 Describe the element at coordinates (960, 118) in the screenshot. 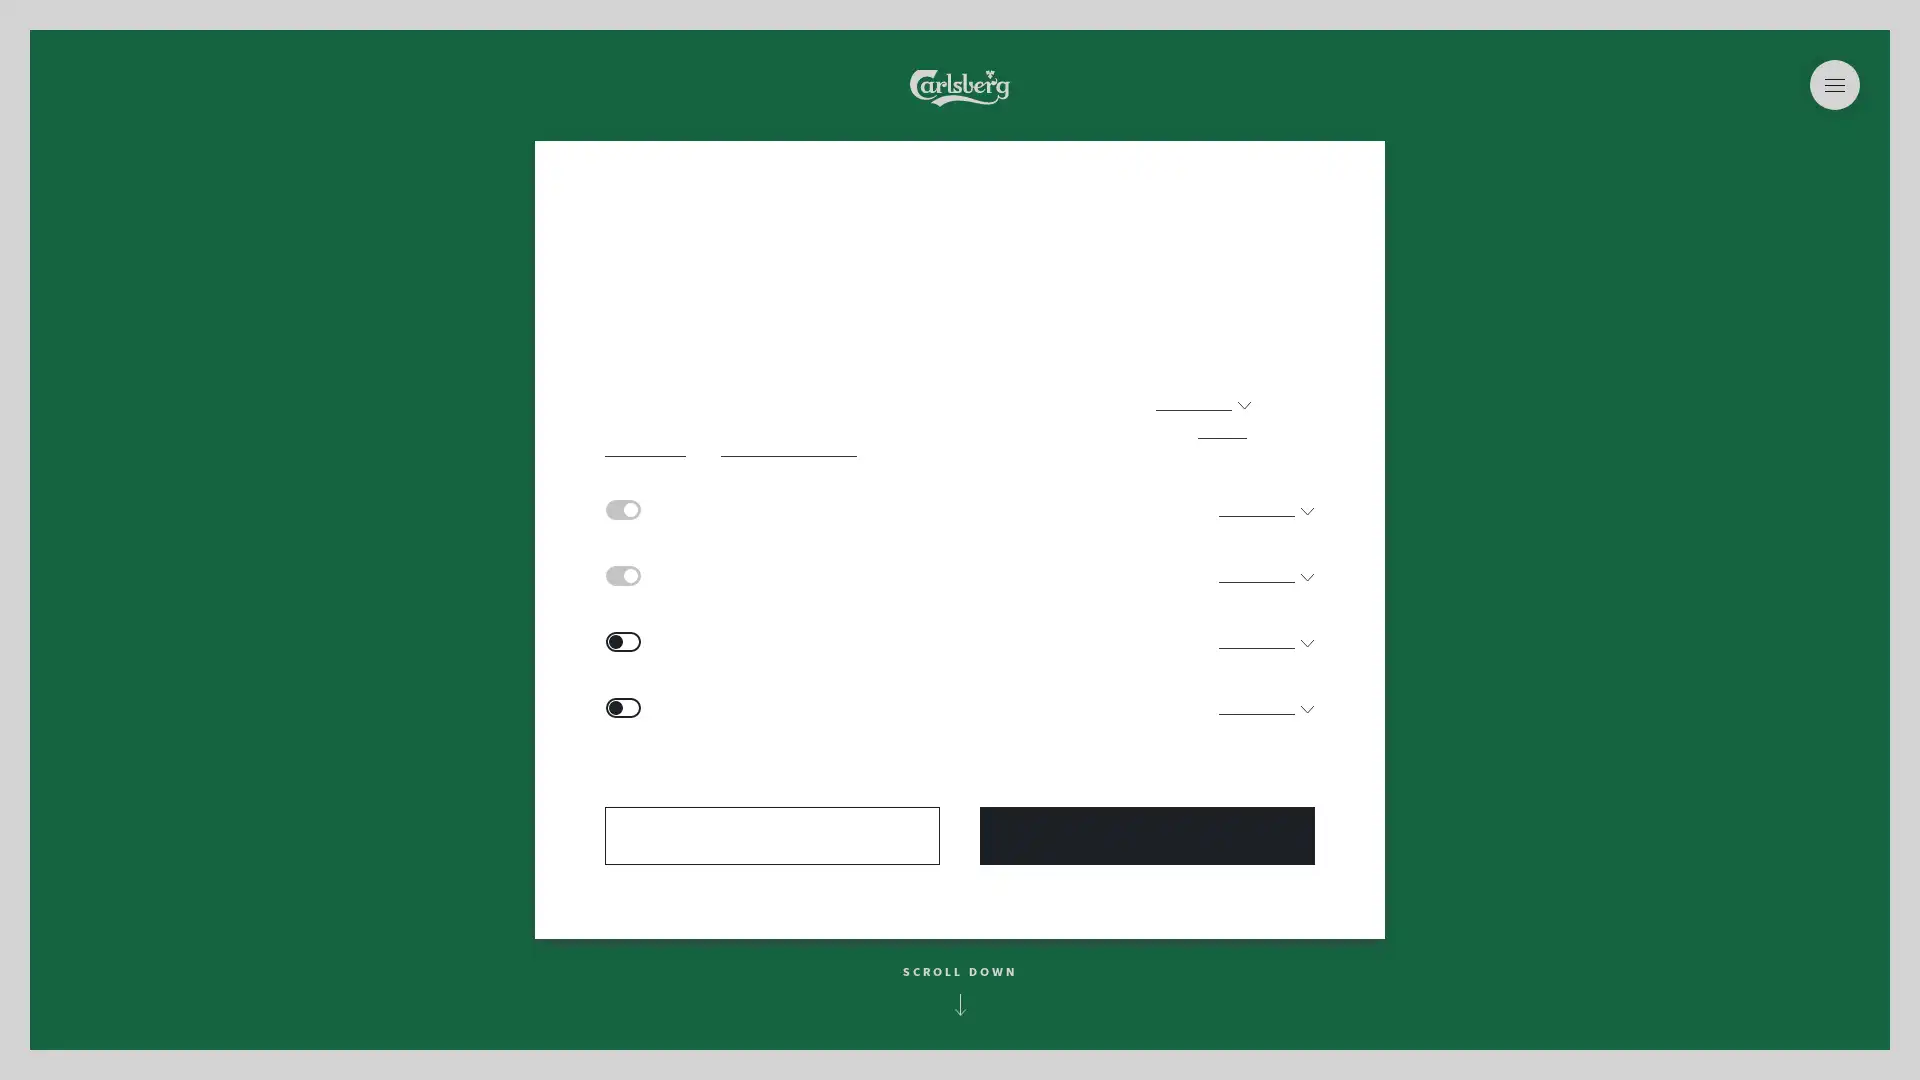

I see `United States of America` at that location.